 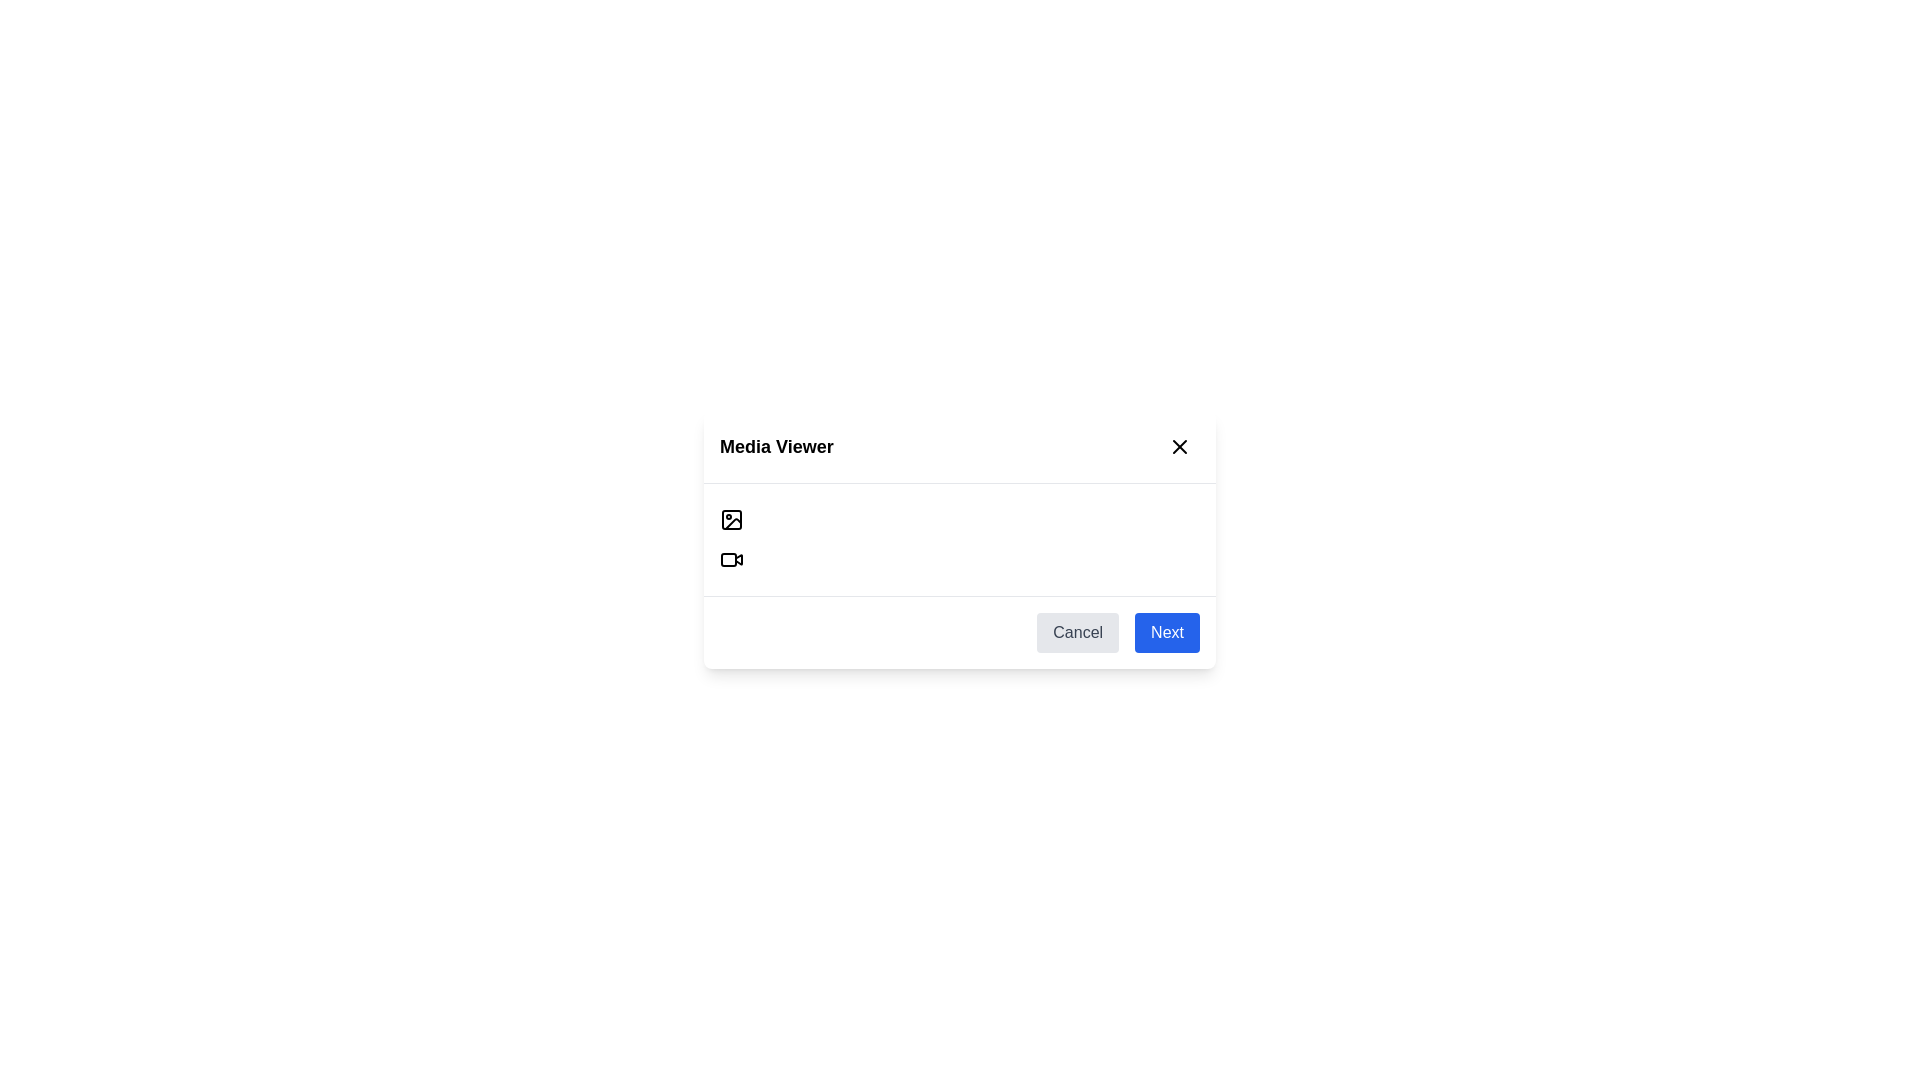 I want to click on the bold, black text label reading 'Media Viewer' located at the top left section of the modal for copying, so click(x=775, y=446).